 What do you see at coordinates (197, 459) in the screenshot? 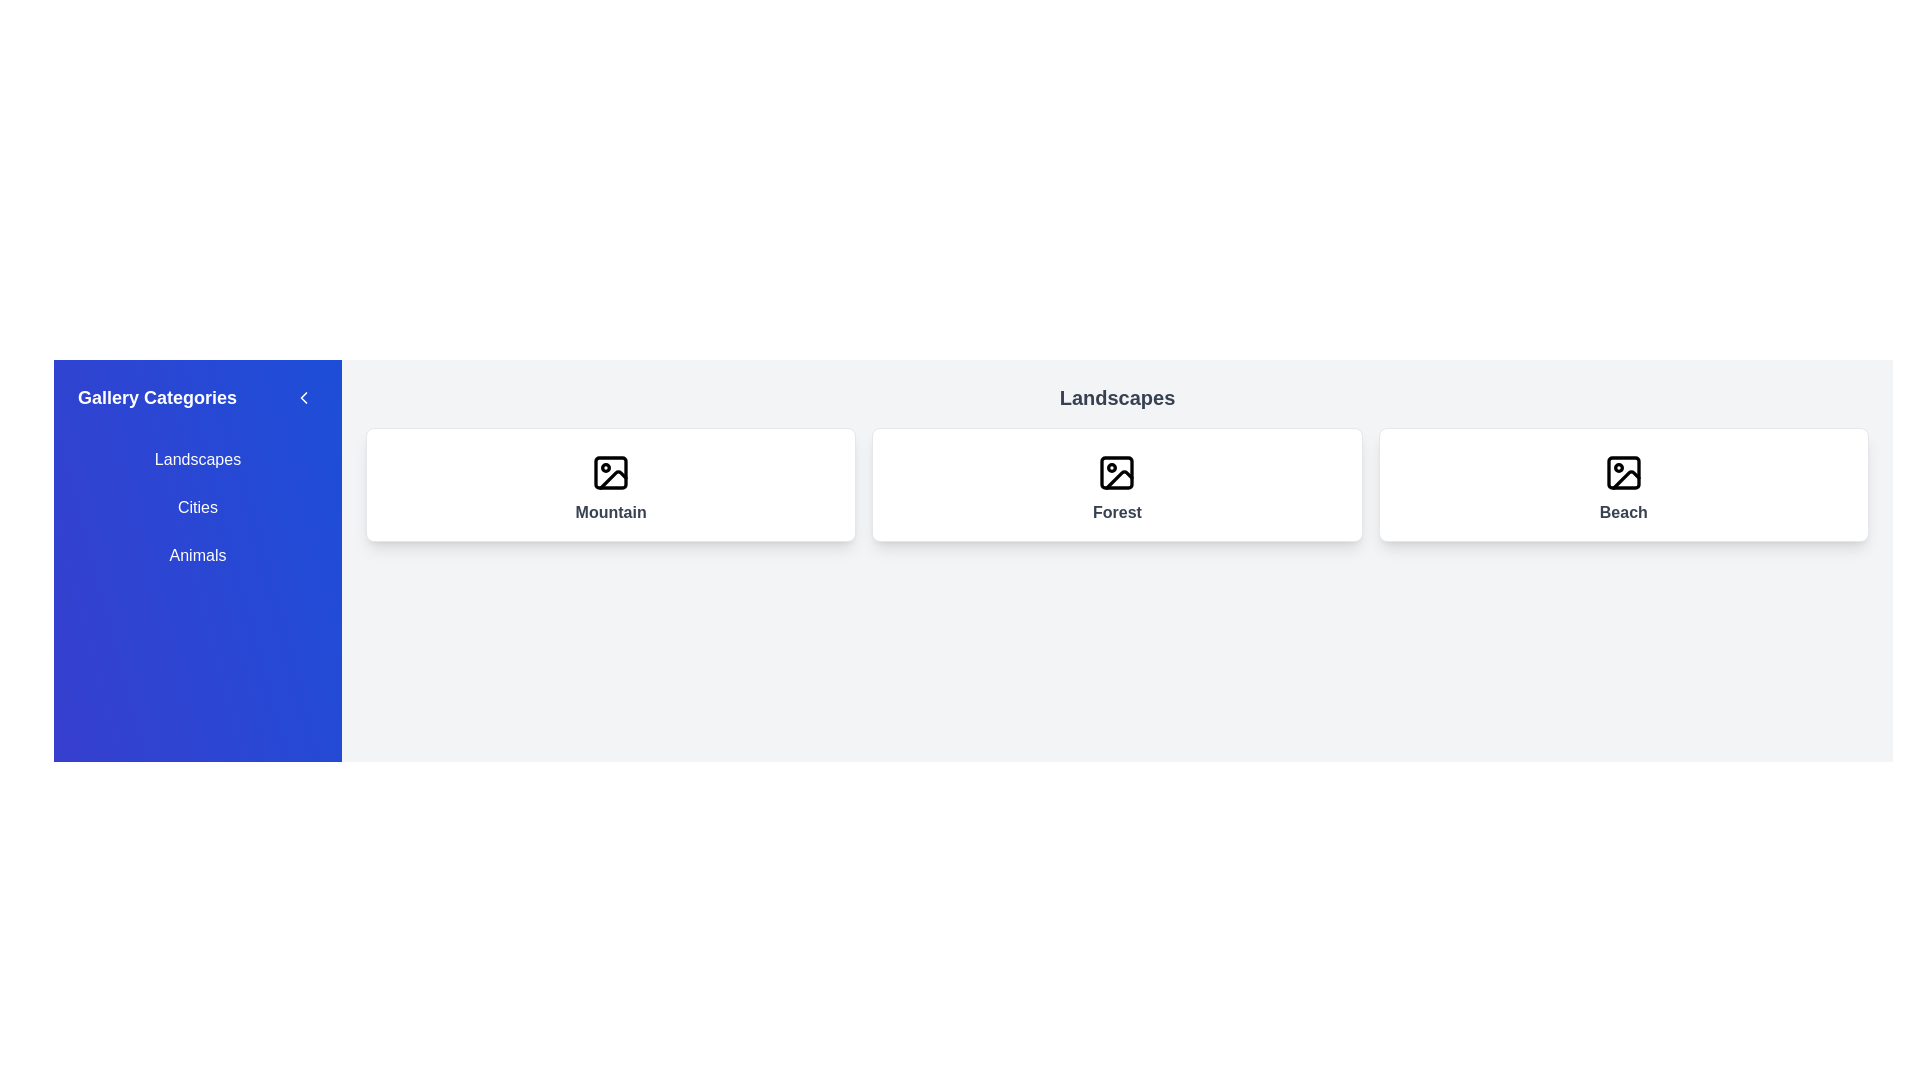
I see `the first navigation link in the 'Gallery Categories' panel` at bounding box center [197, 459].